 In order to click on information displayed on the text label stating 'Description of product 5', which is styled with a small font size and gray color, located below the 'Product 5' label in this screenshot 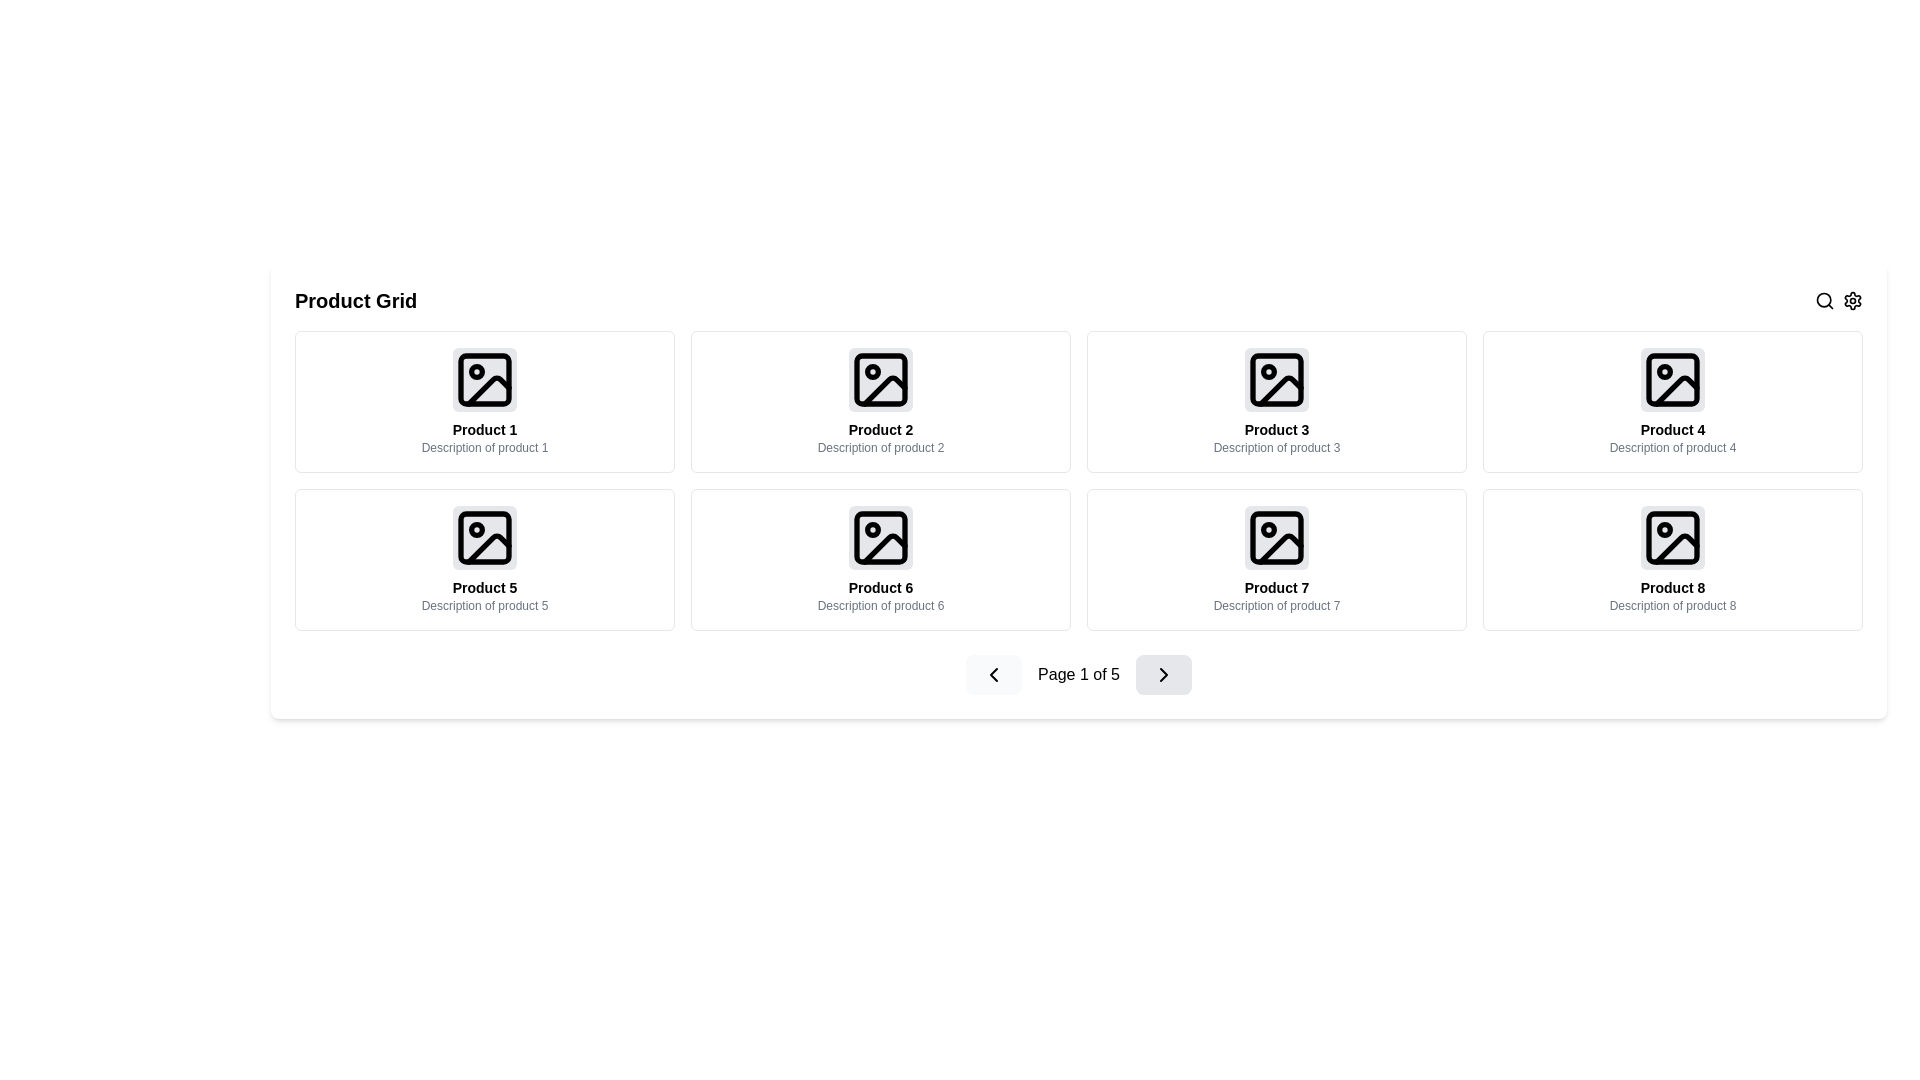, I will do `click(484, 604)`.